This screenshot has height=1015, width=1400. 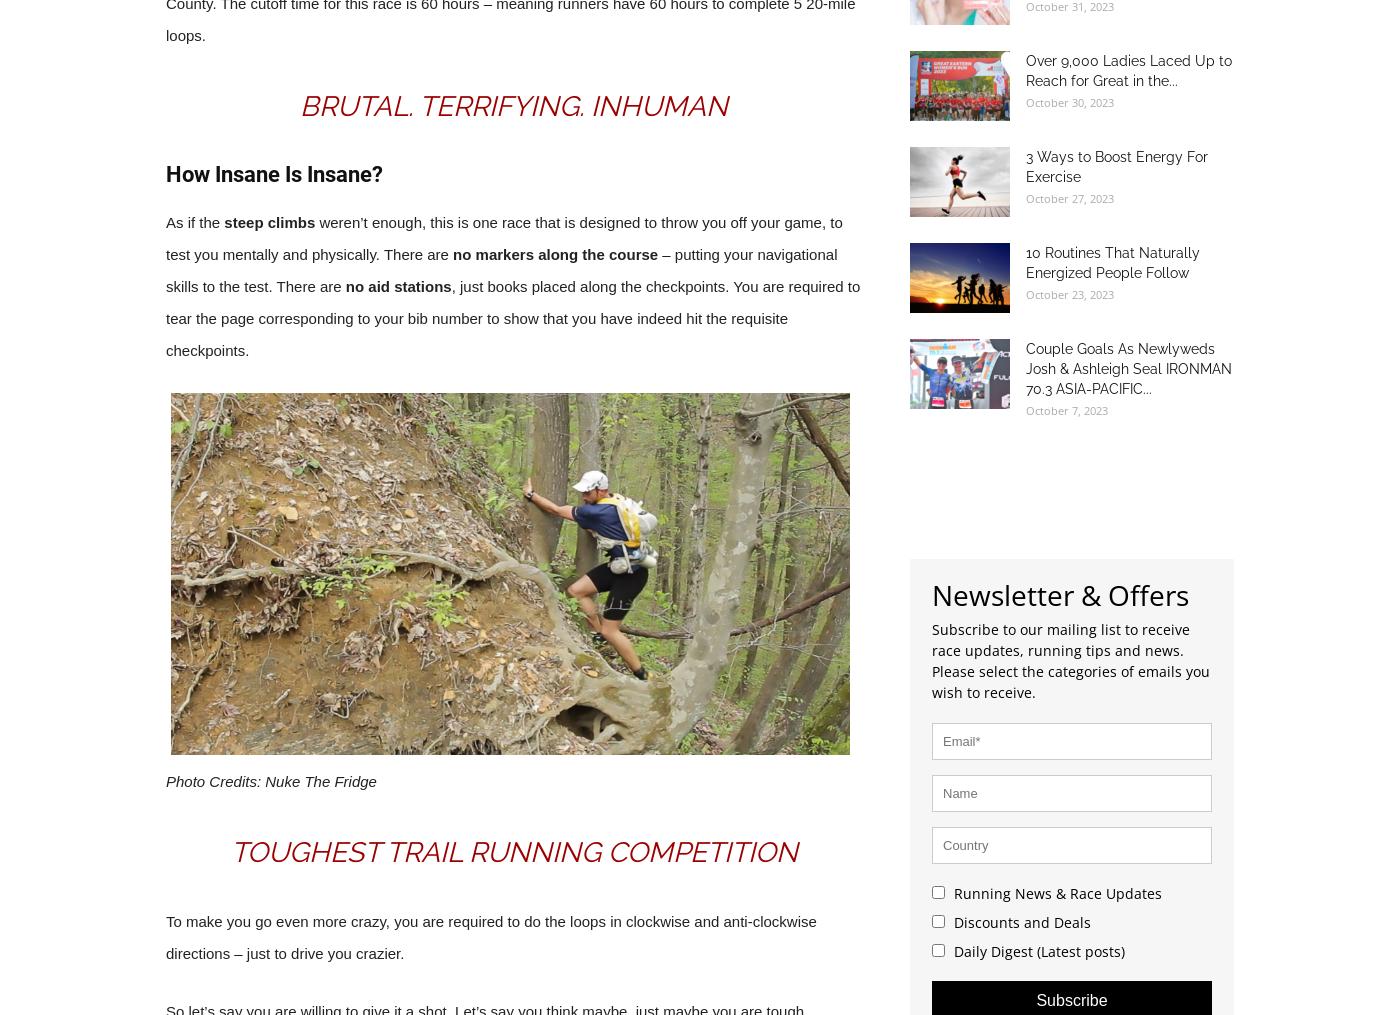 What do you see at coordinates (513, 852) in the screenshot?
I see `'TOUGHEST TRAIL RUNNING COMPETITION'` at bounding box center [513, 852].